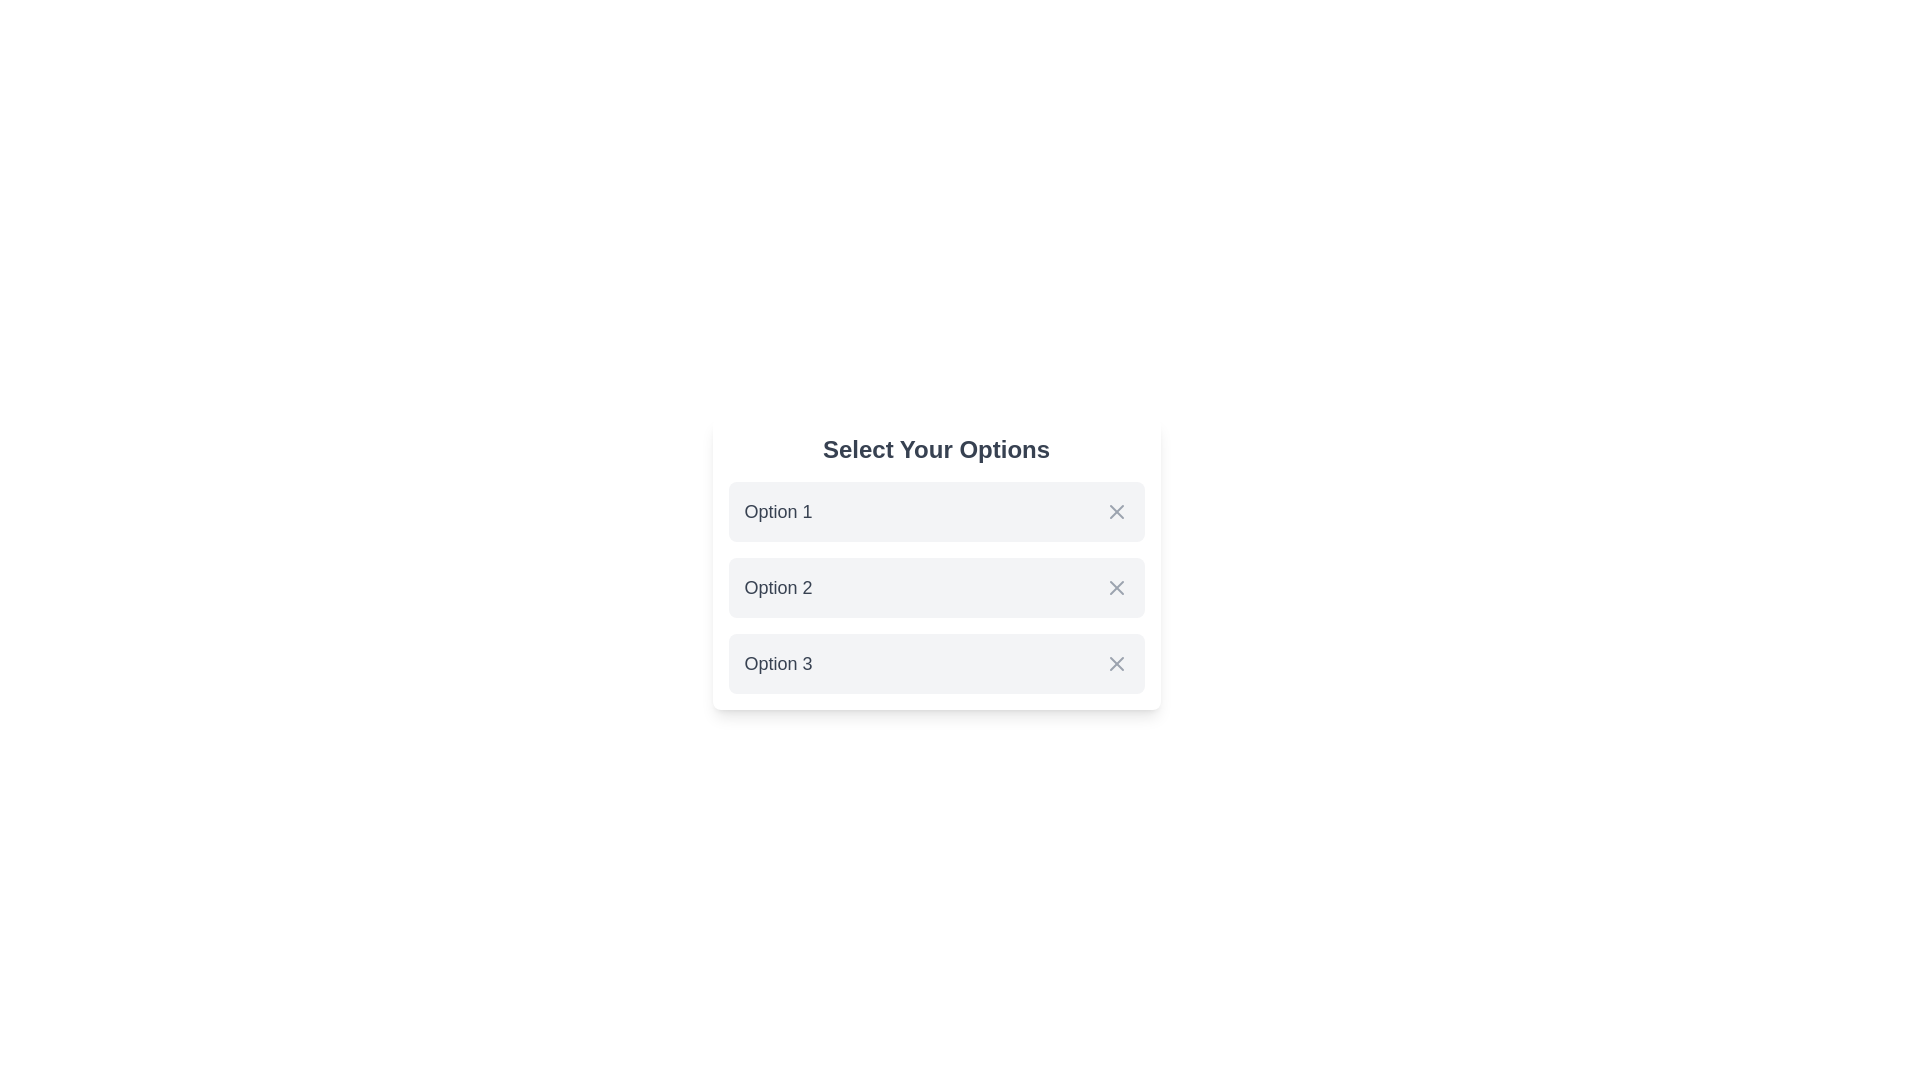  I want to click on the text label that reads 'Option 3' to potentially receive visual feedback, so click(777, 663).